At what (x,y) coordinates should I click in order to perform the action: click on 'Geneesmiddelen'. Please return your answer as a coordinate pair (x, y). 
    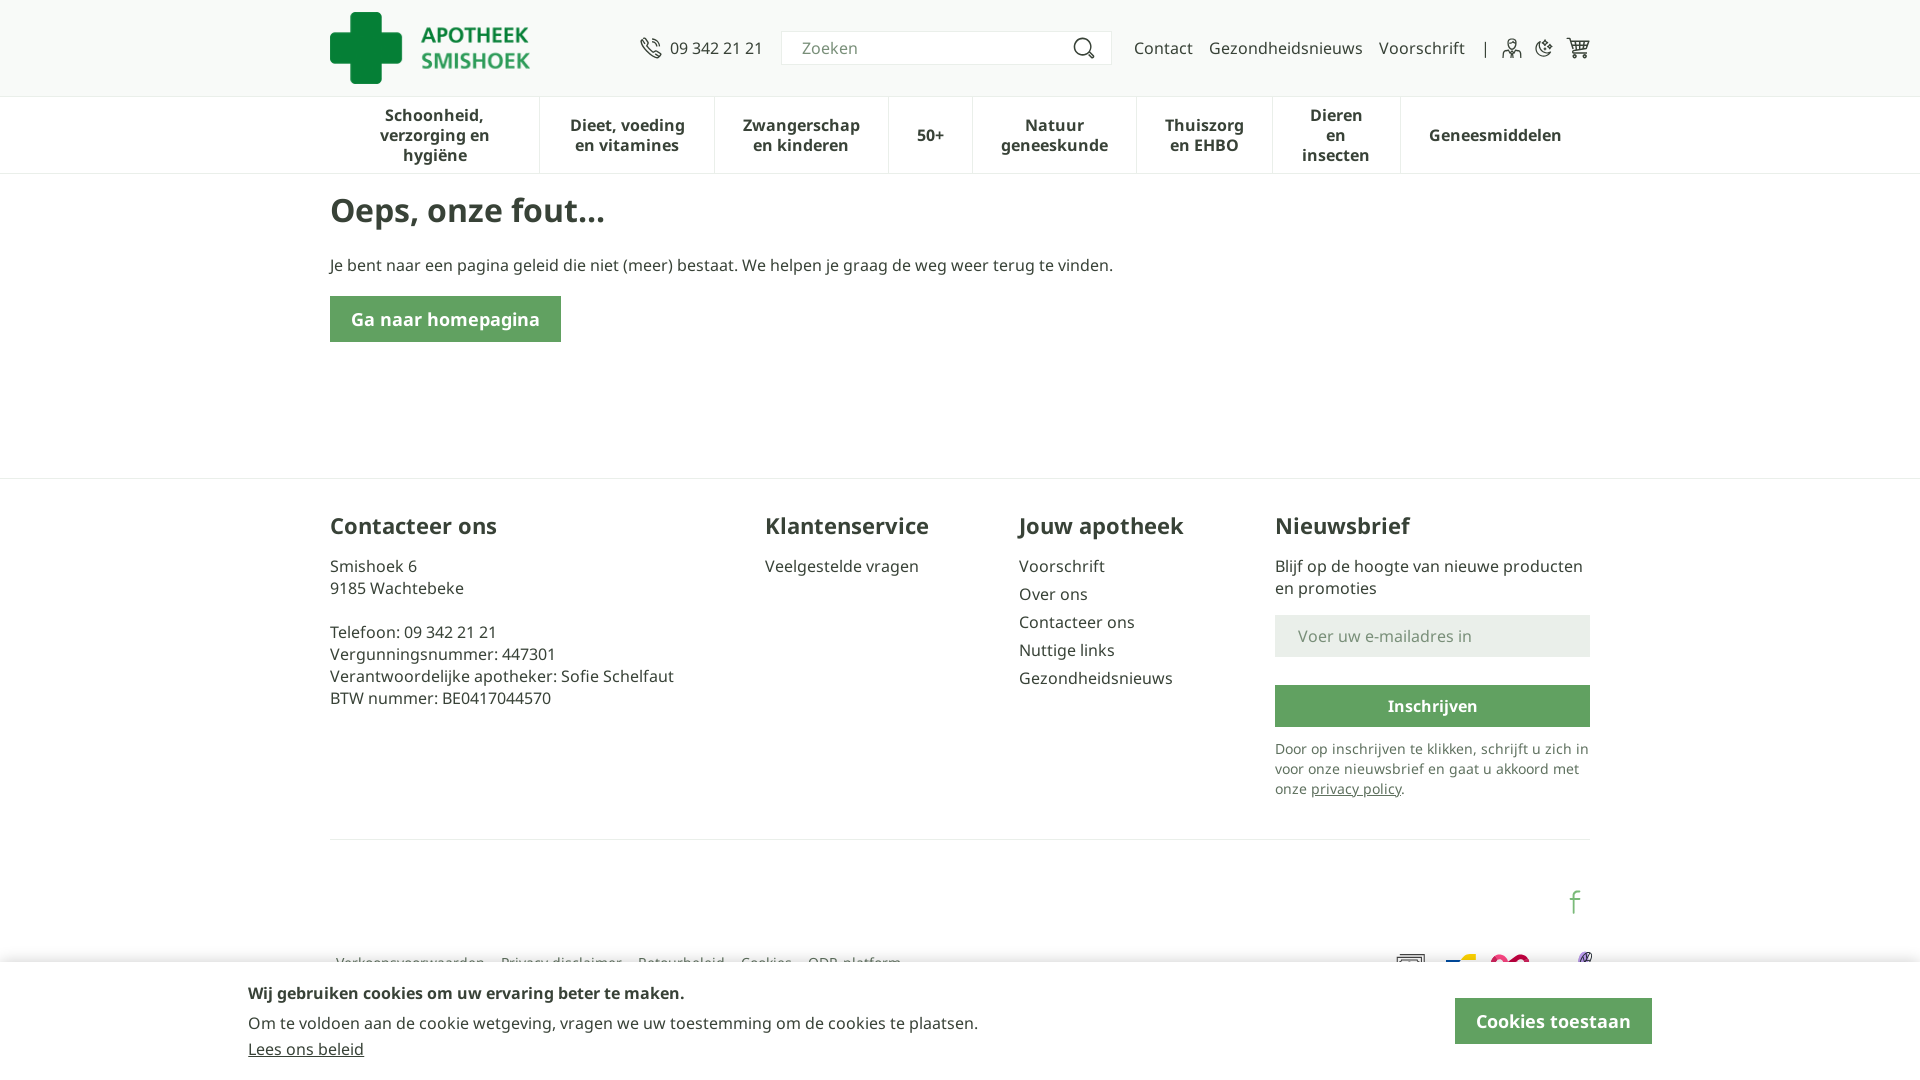
    Looking at the image, I should click on (1495, 132).